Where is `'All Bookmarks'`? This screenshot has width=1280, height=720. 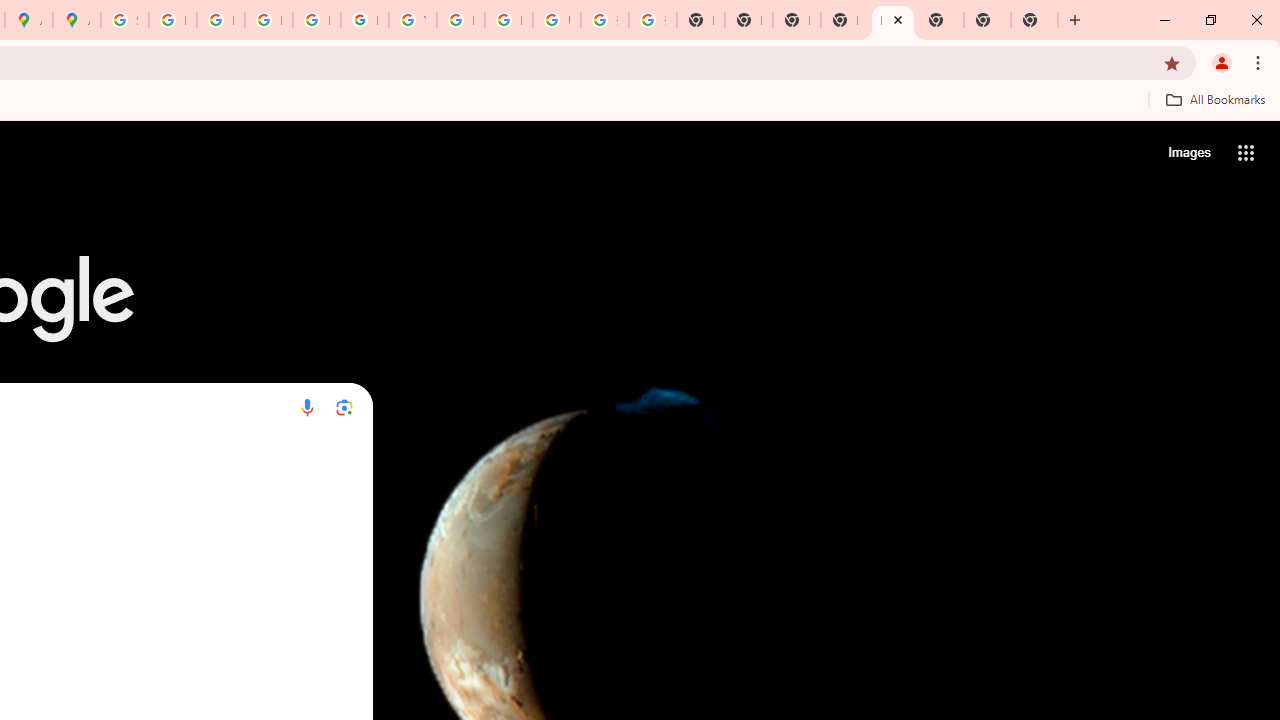
'All Bookmarks' is located at coordinates (1214, 99).